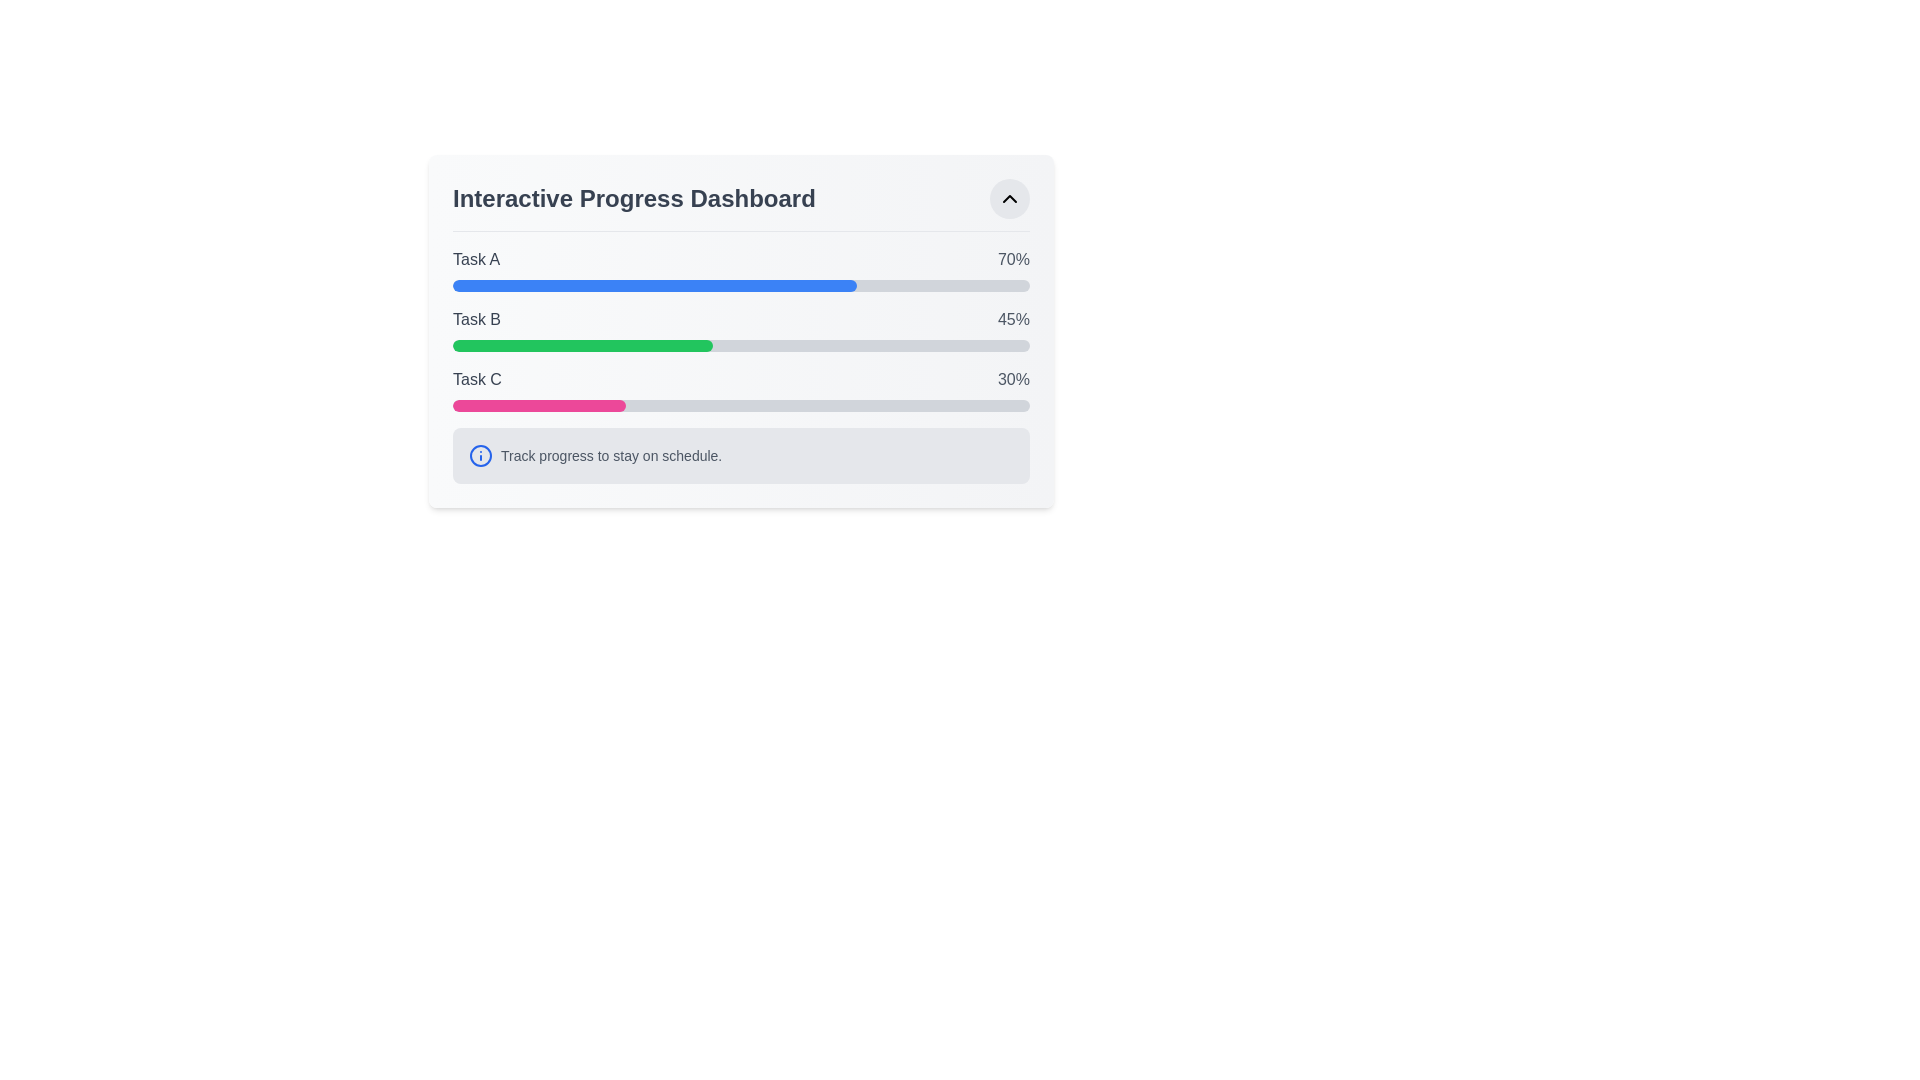 The width and height of the screenshot is (1920, 1080). Describe the element at coordinates (475, 319) in the screenshot. I see `the Text label that identifies the task associated with the nearby progress bar, which is aligned vertically with the '45%' percentage label` at that location.